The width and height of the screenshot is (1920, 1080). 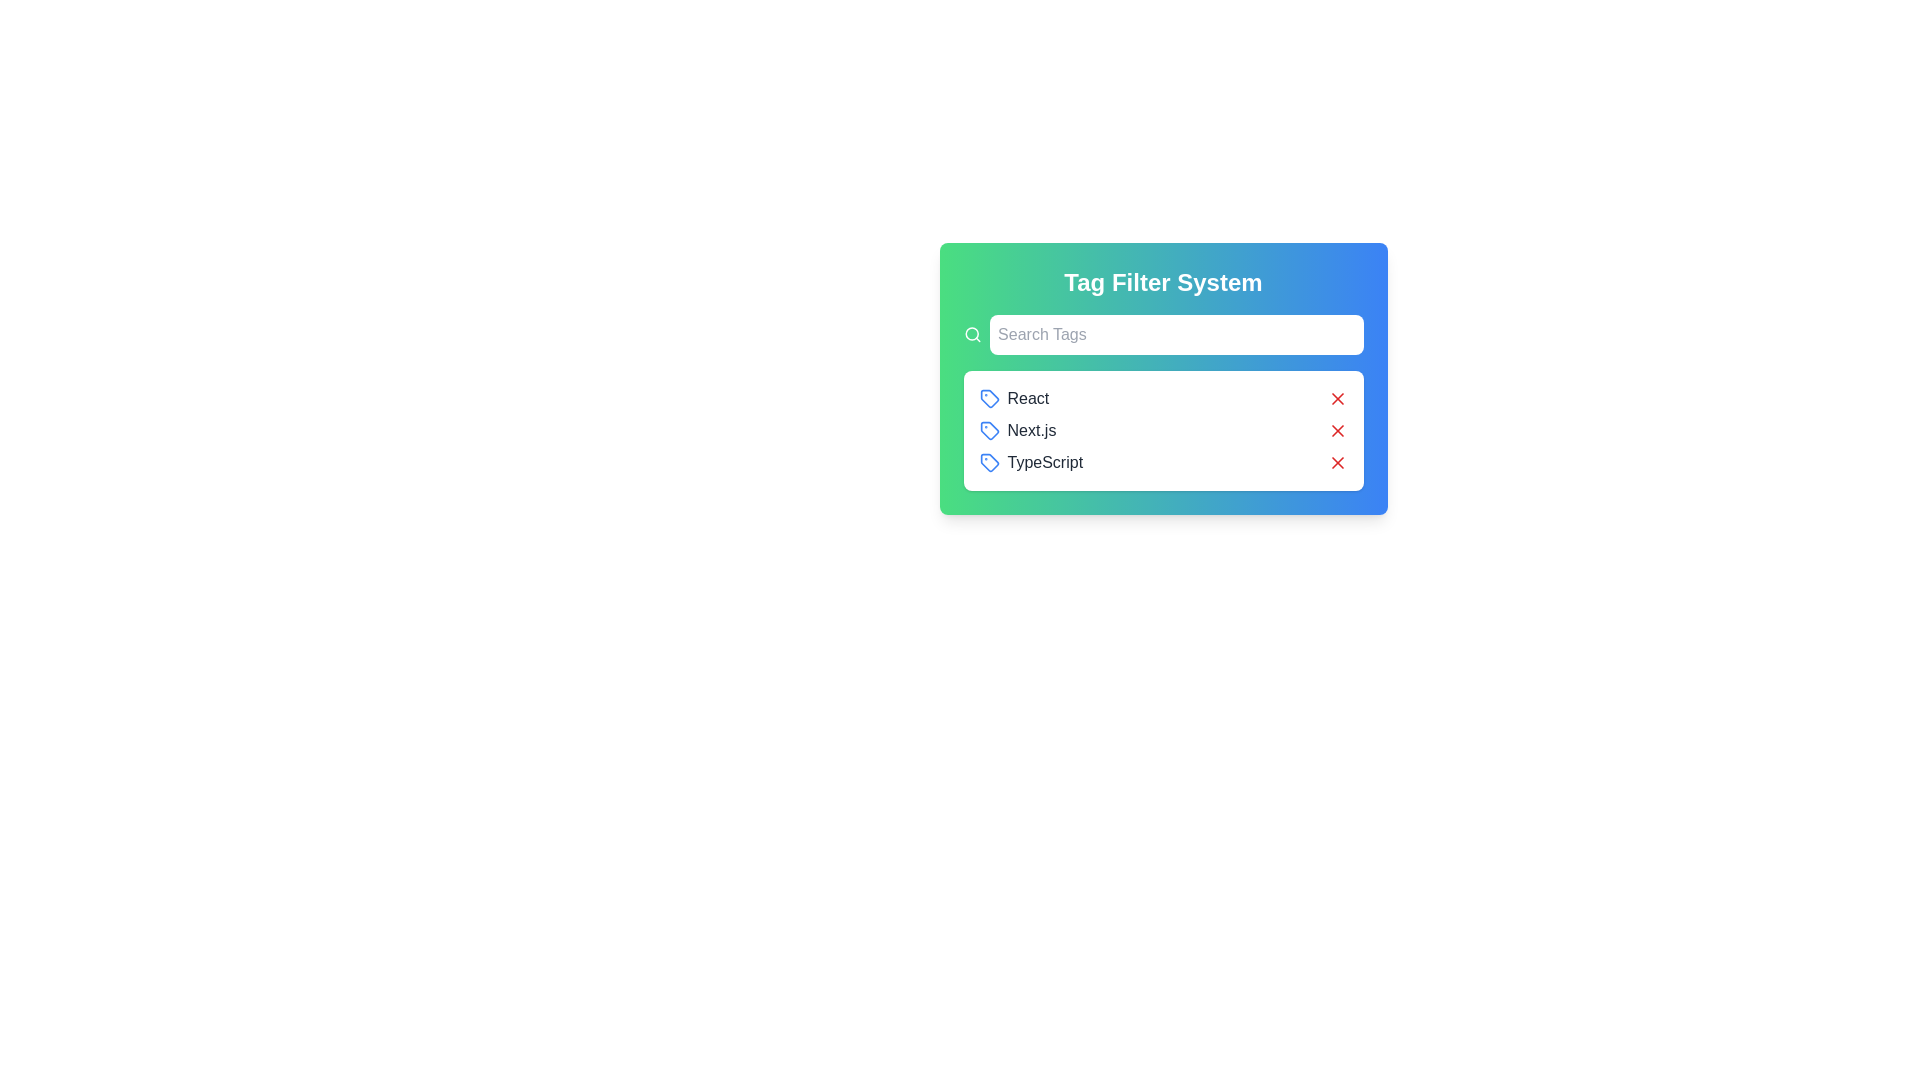 I want to click on the List item labeled 'Next.js', which includes a blue tag icon and black text, so click(x=1017, y=430).